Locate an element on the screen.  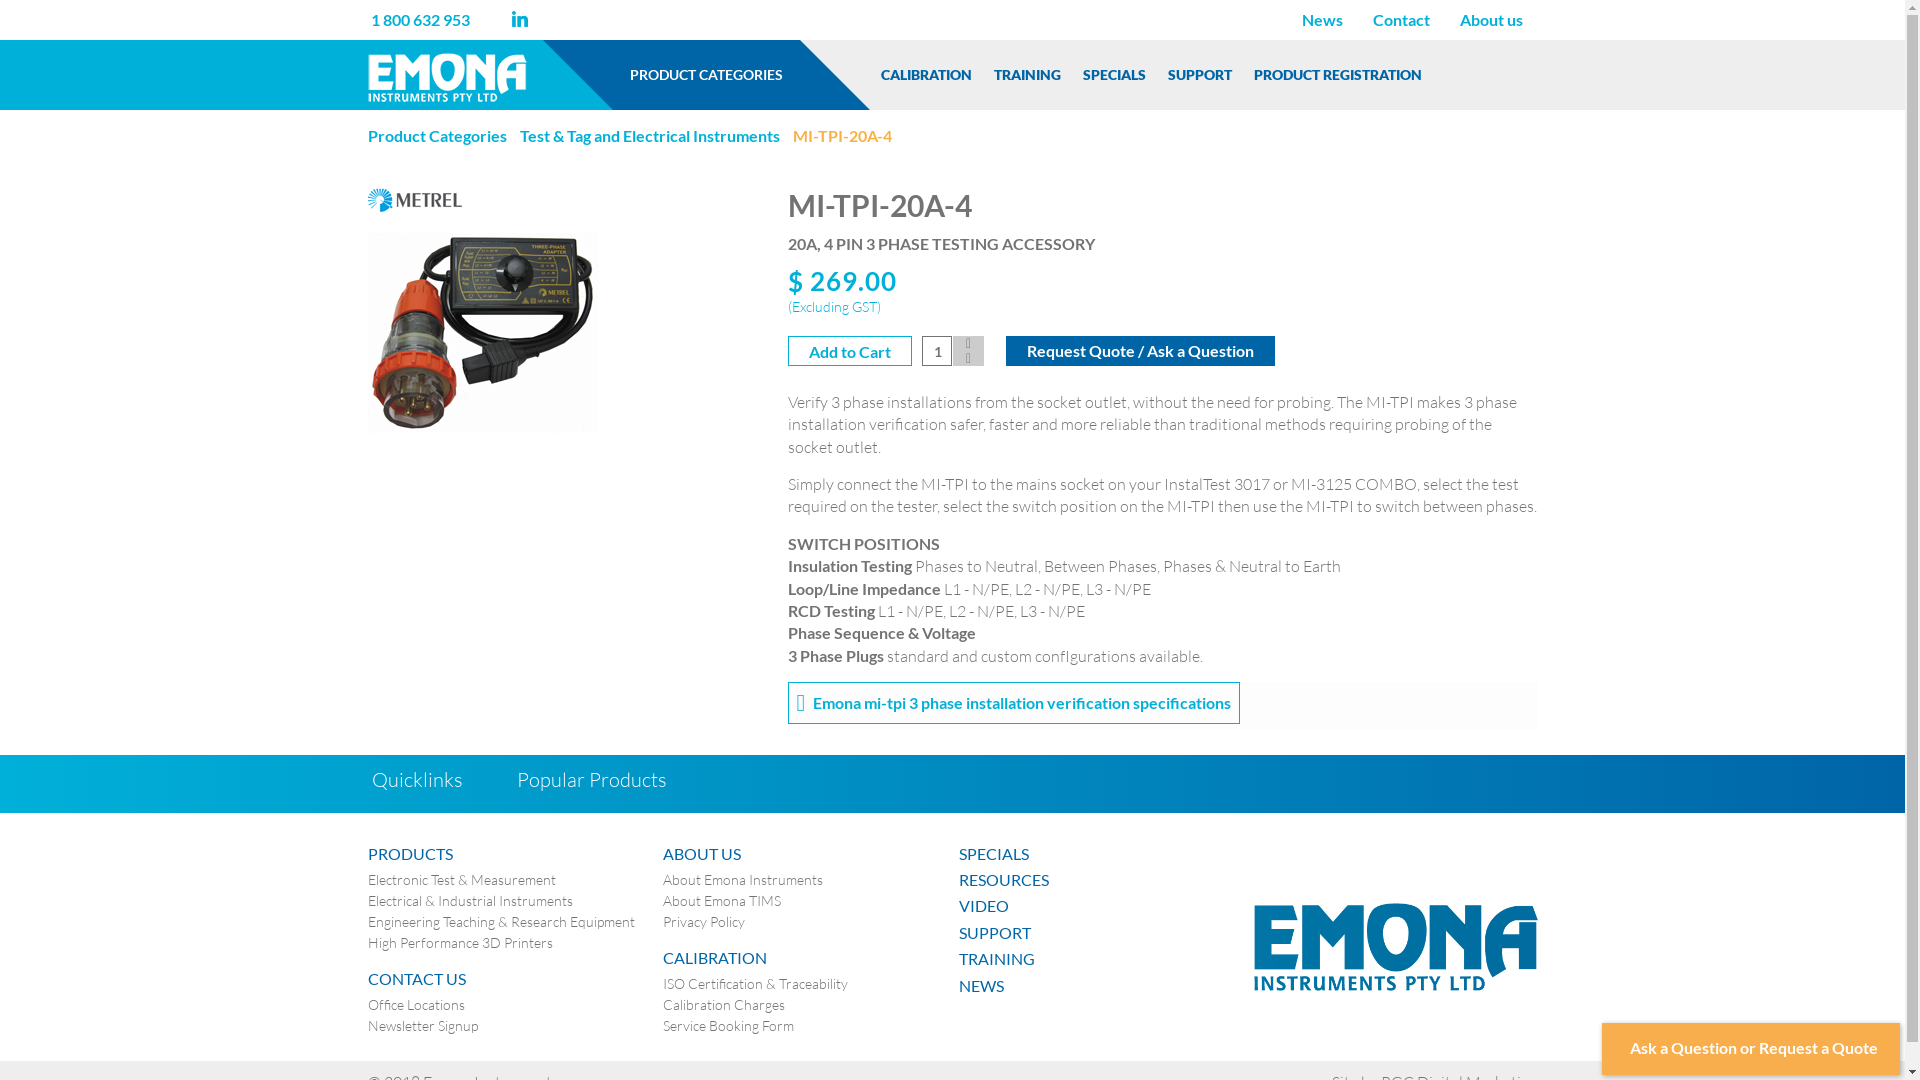
'Contact' is located at coordinates (1400, 19).